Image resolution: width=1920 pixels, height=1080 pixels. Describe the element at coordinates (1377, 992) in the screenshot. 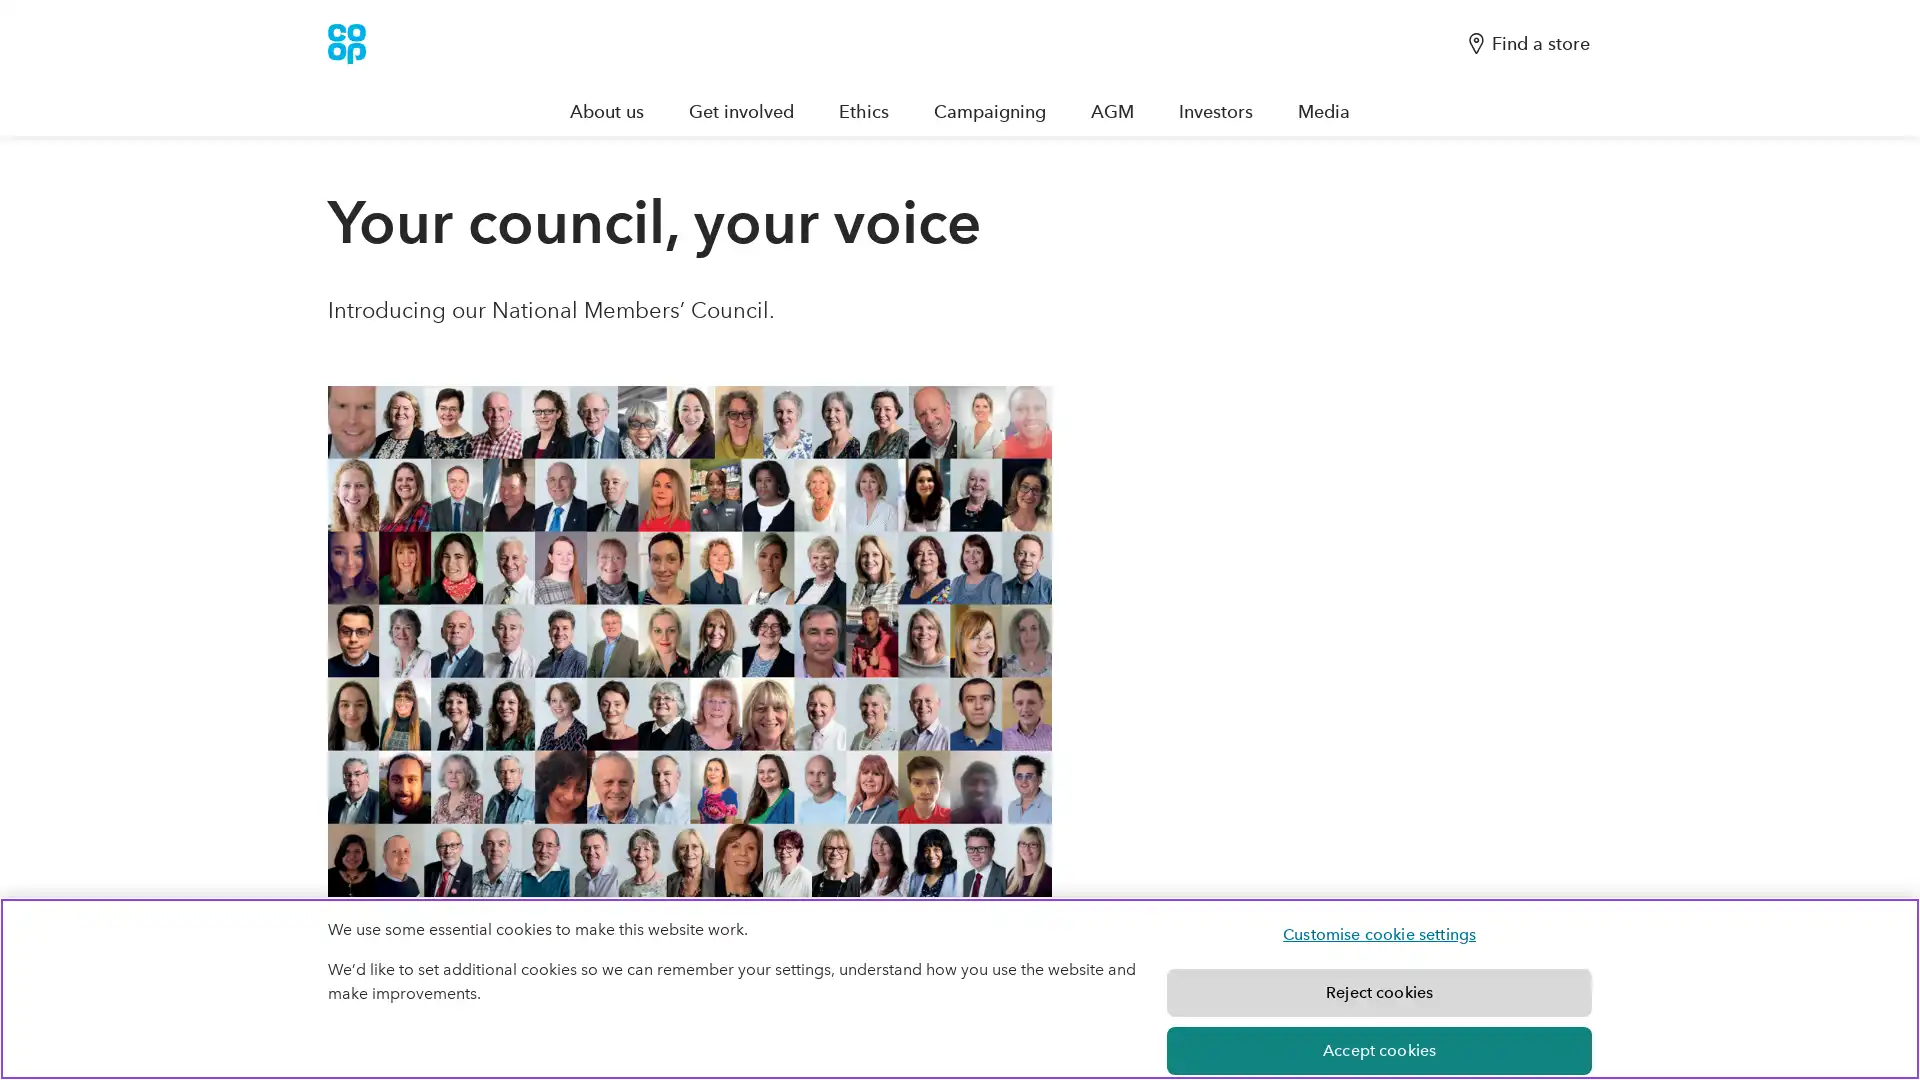

I see `Reject cookies` at that location.